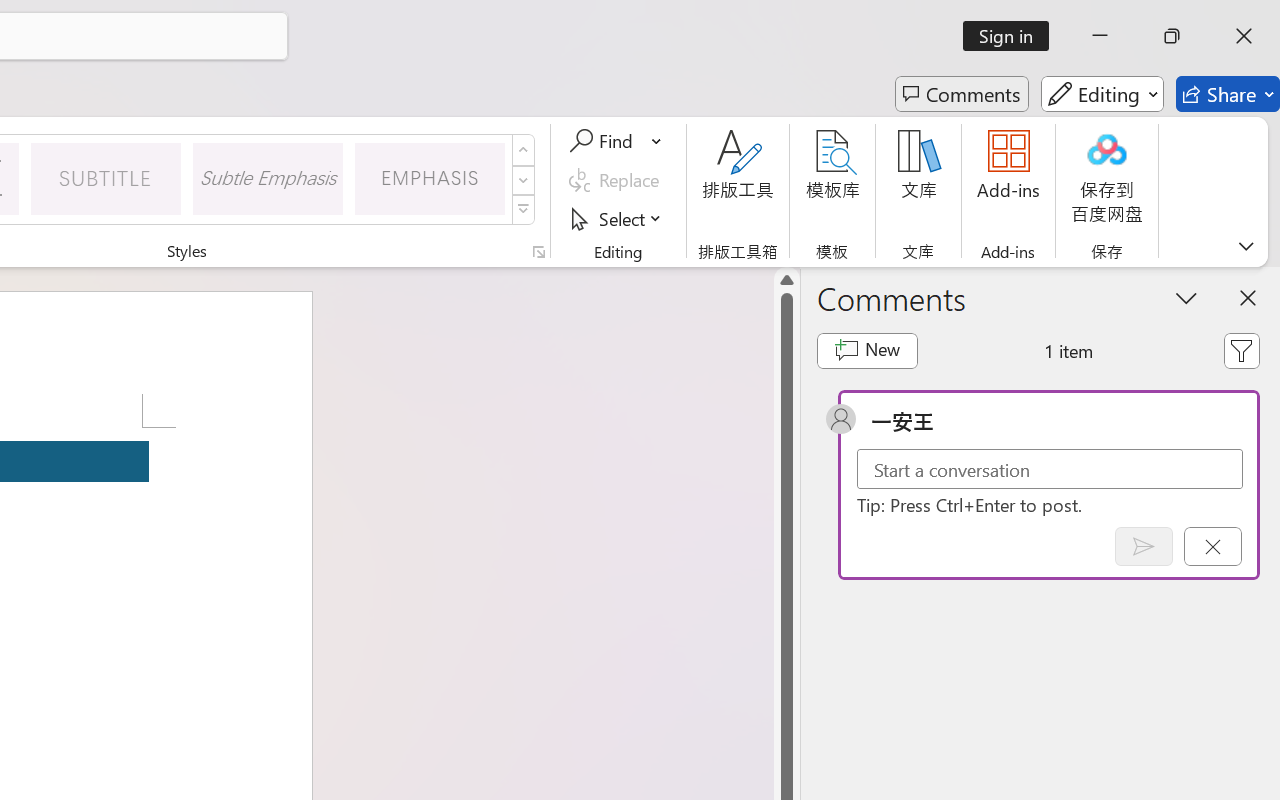 The width and height of the screenshot is (1280, 800). What do you see at coordinates (105, 177) in the screenshot?
I see `'Subtitle'` at bounding box center [105, 177].